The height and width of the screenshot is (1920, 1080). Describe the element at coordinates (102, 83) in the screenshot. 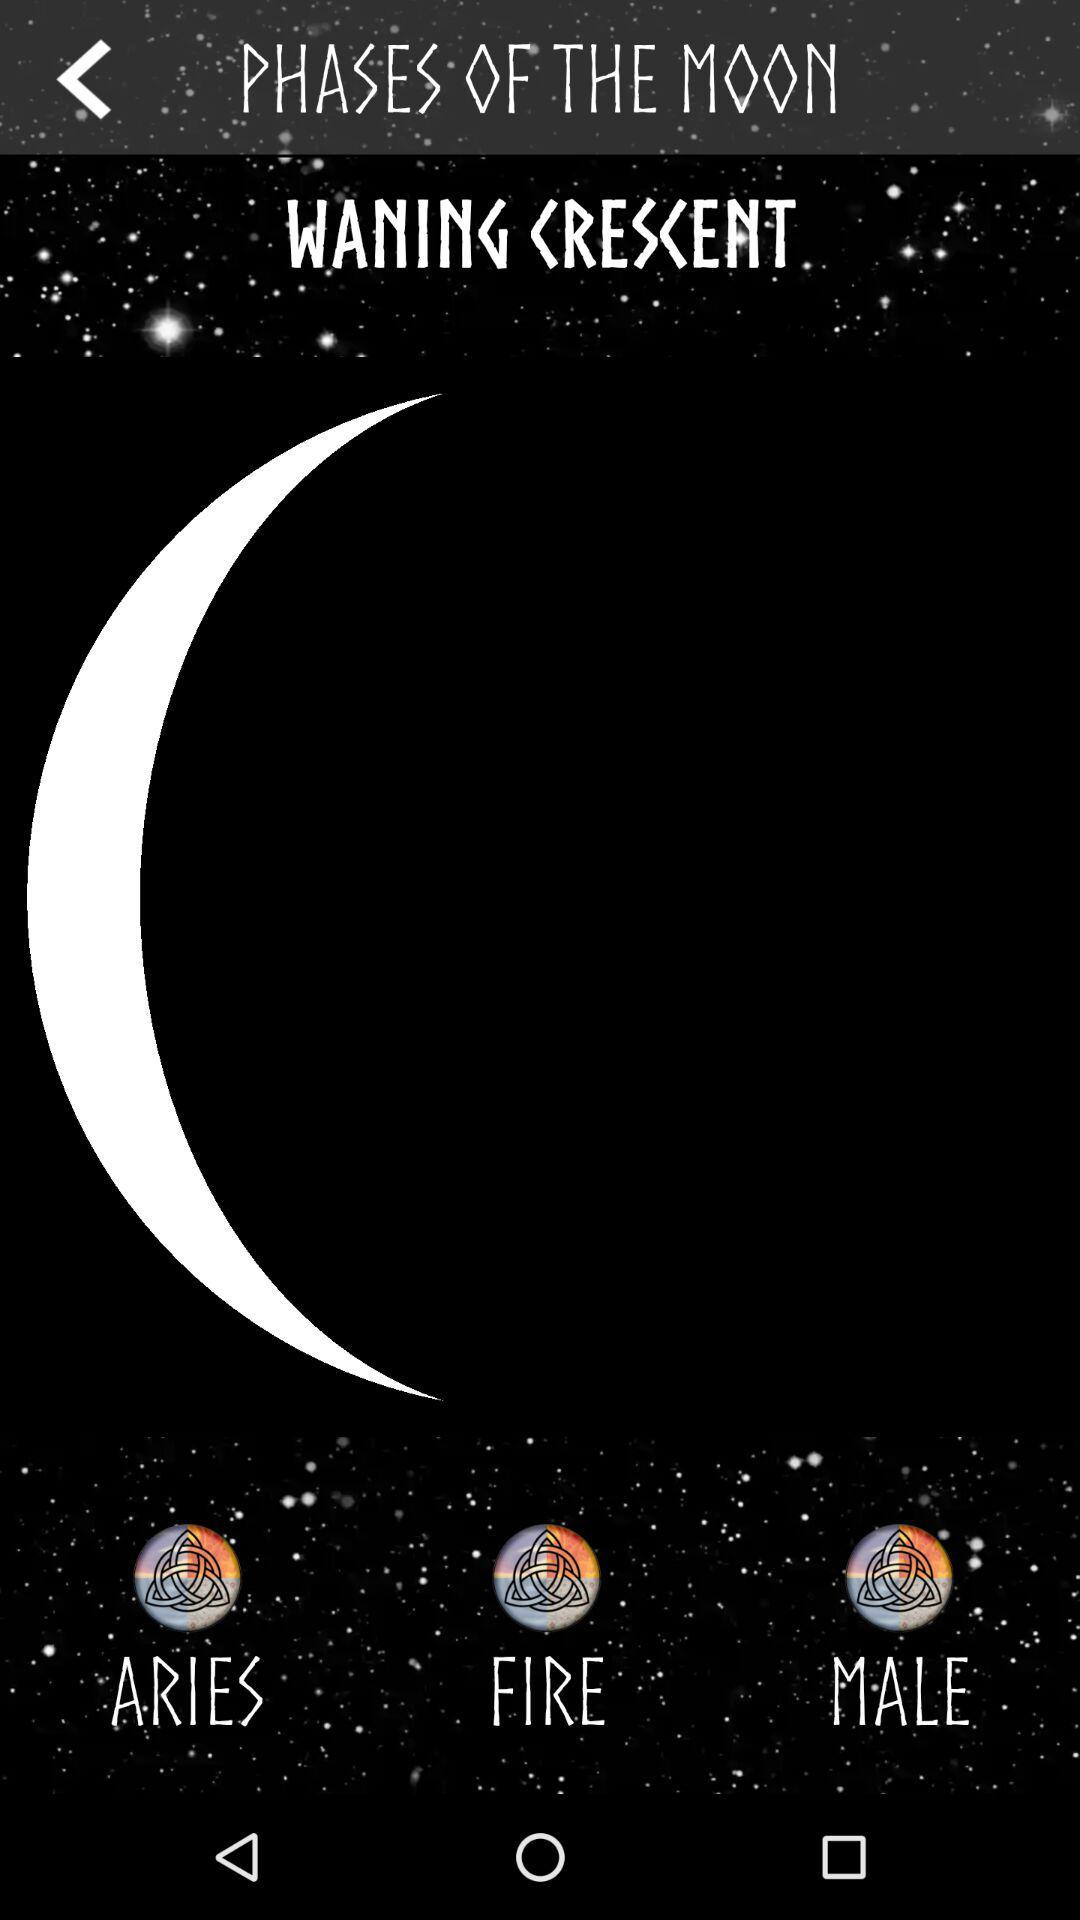

I see `the arrow_backward icon` at that location.